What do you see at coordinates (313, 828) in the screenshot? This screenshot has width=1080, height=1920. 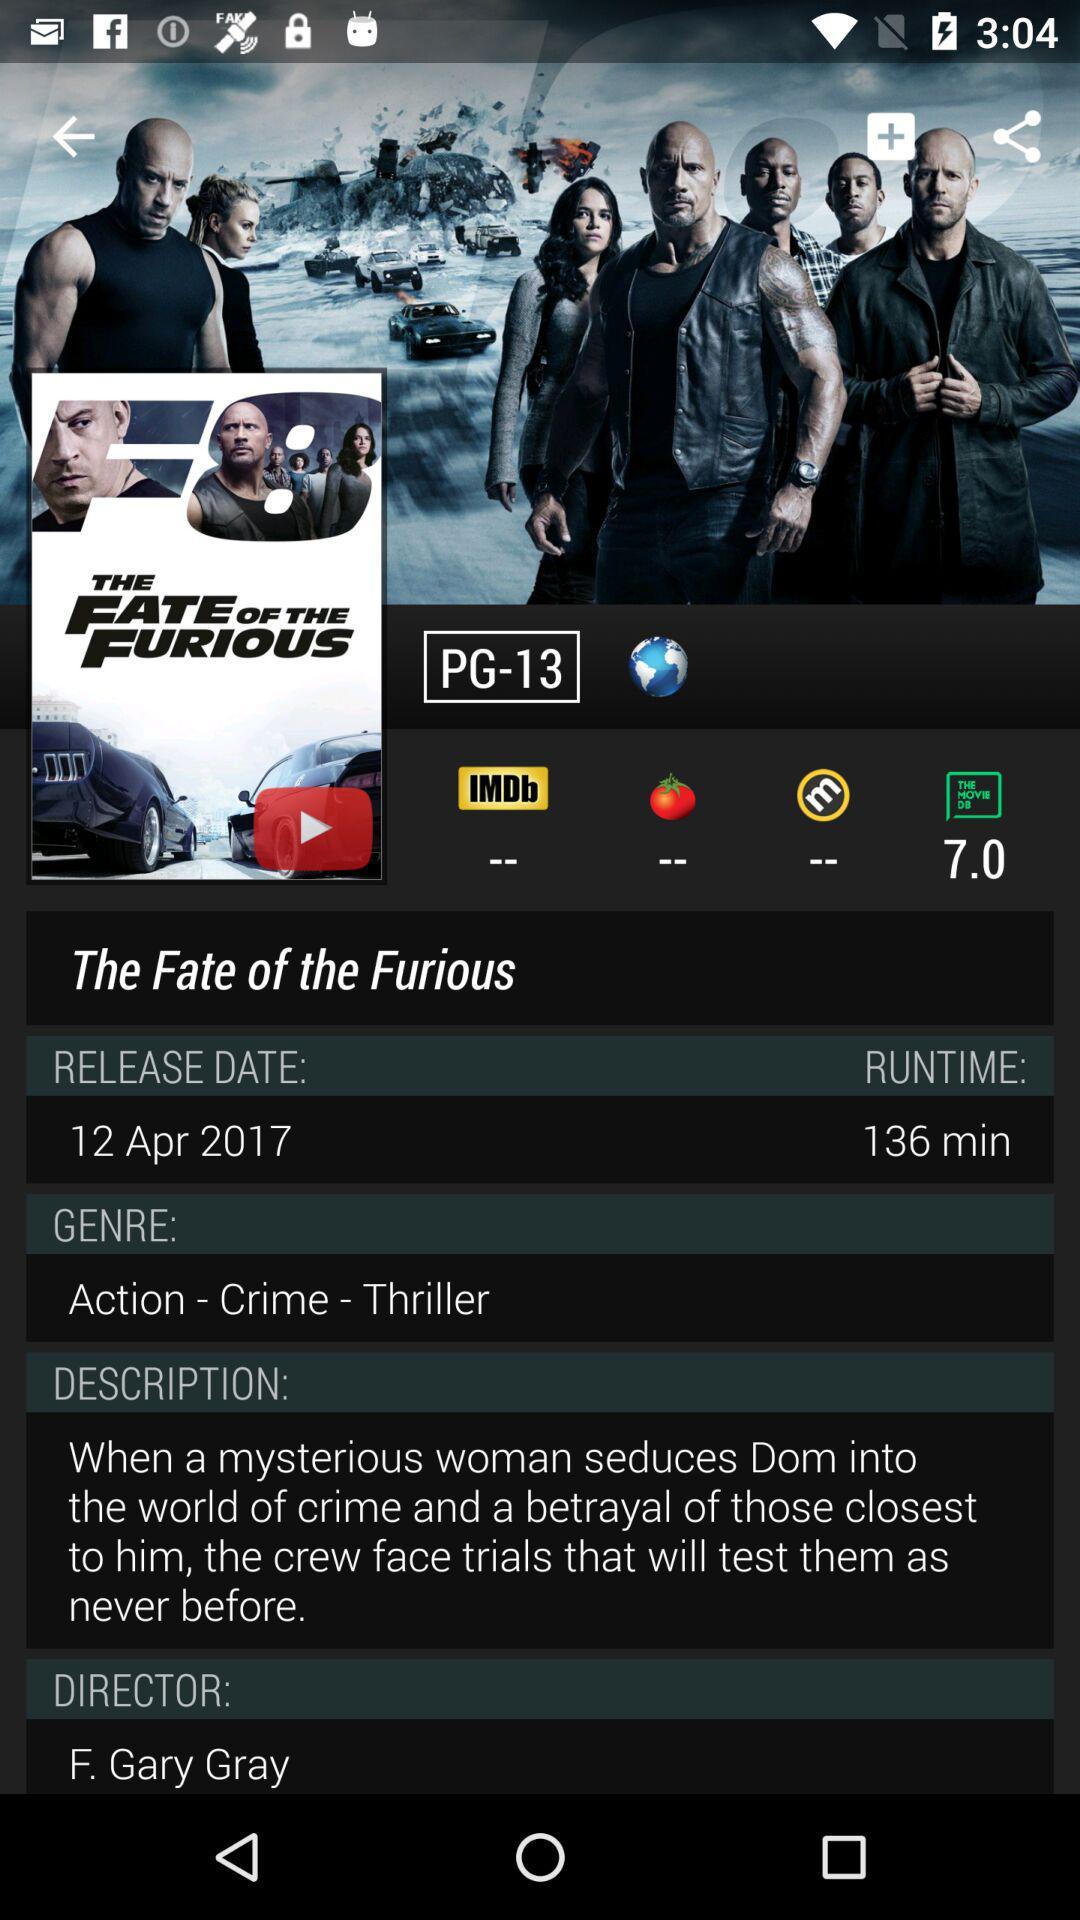 I see `plays trailer` at bounding box center [313, 828].